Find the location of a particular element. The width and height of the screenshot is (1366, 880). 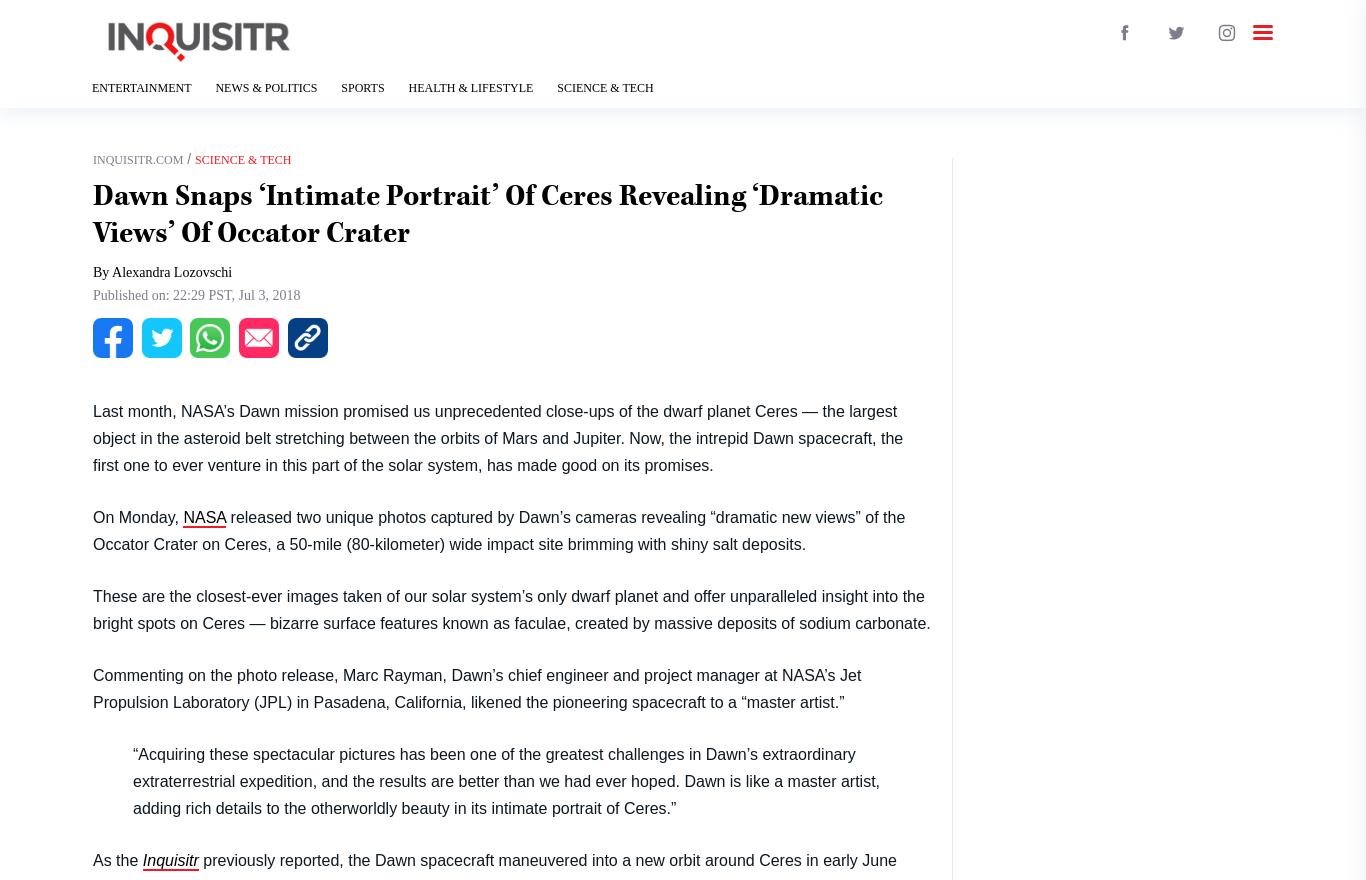

'Published on: 22:29 PST, Jul 3, 2018' is located at coordinates (195, 294).